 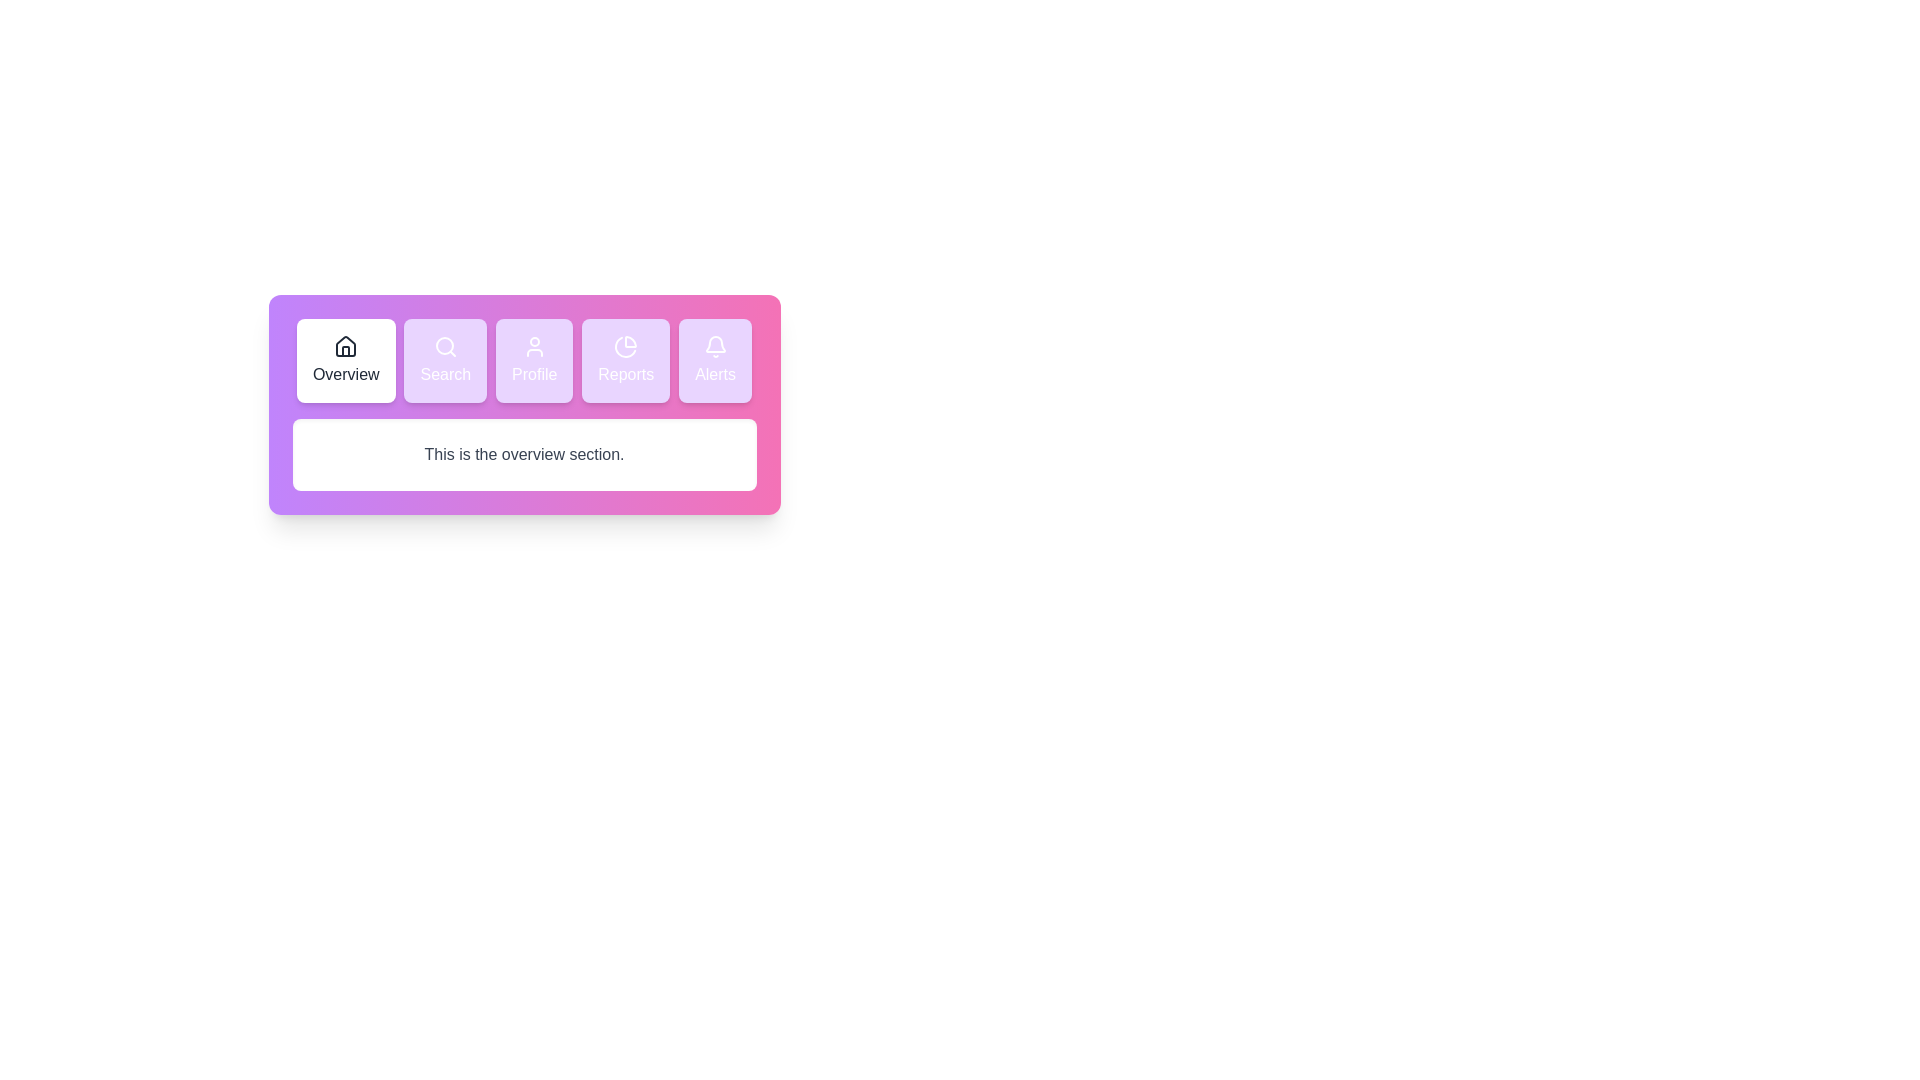 What do you see at coordinates (346, 374) in the screenshot?
I see `displayed text of the 'Overview' label, which identifies the corresponding section in the navigation row of the interface` at bounding box center [346, 374].